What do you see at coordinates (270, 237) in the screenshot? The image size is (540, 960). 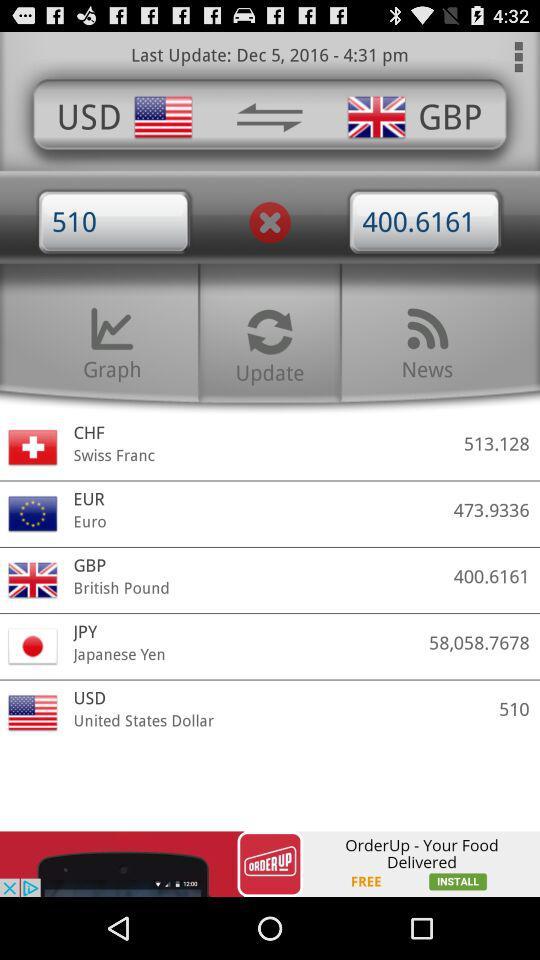 I see `the close icon` at bounding box center [270, 237].